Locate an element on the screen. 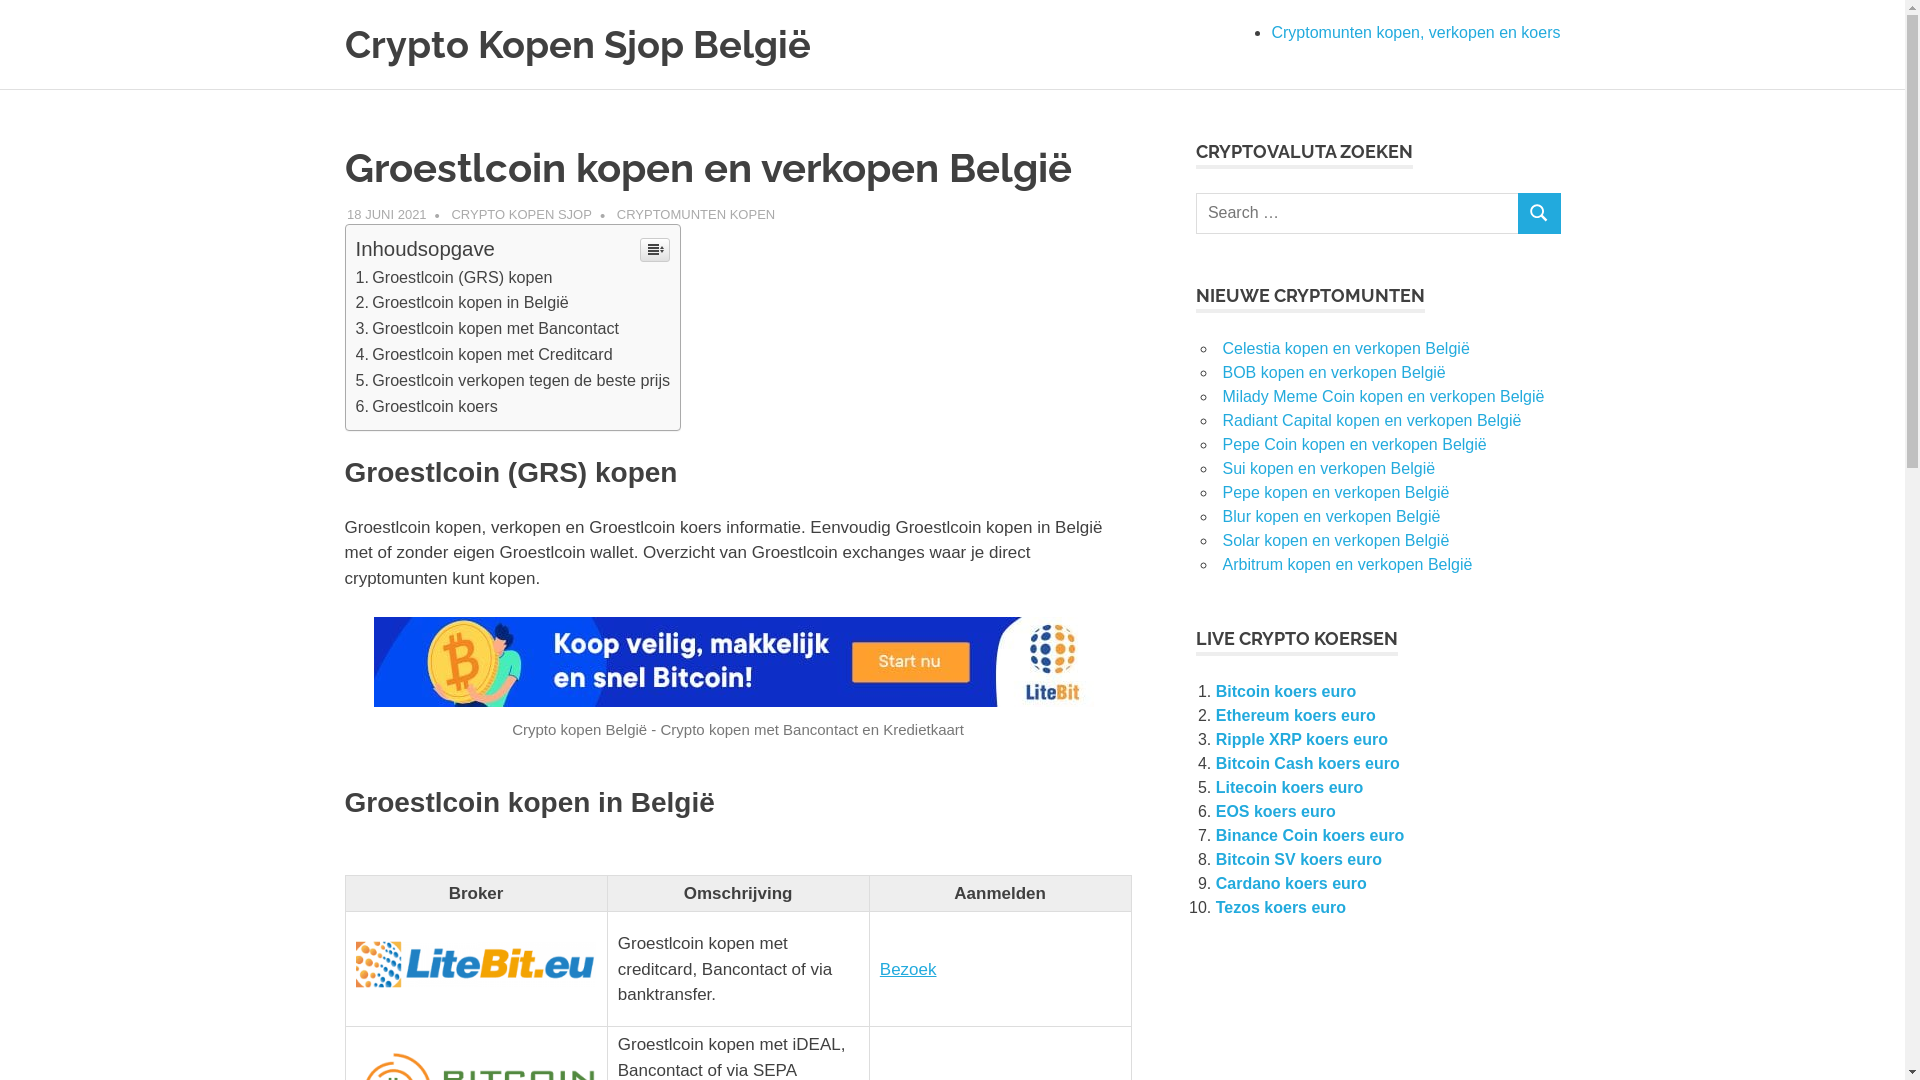 The image size is (1920, 1080). 'Groestlcoin verkopen tegen de beste prijs' is located at coordinates (513, 380).